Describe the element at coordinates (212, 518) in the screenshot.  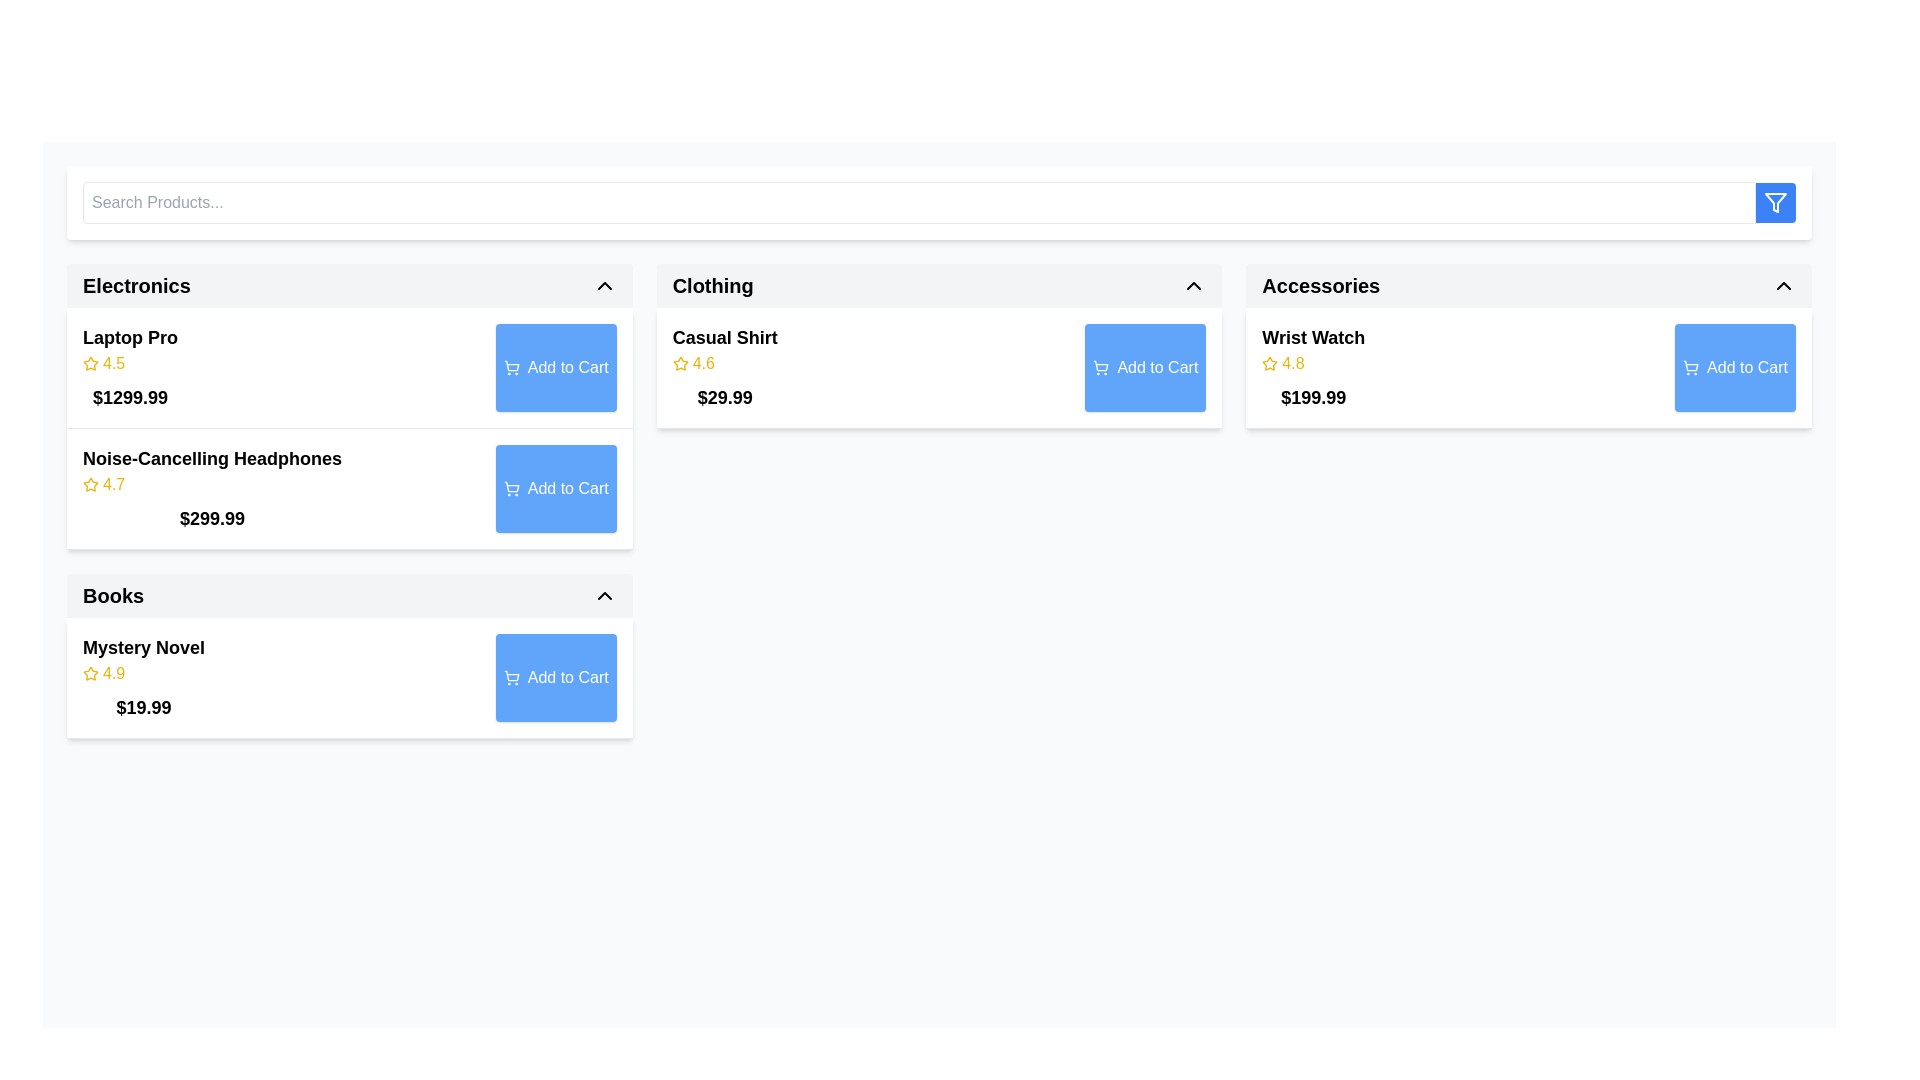
I see `the Text label displaying the price of the 'Noise-Cancelling Headphones' located at the bottom of the product card, just above the 'Add to Cart' button` at that location.